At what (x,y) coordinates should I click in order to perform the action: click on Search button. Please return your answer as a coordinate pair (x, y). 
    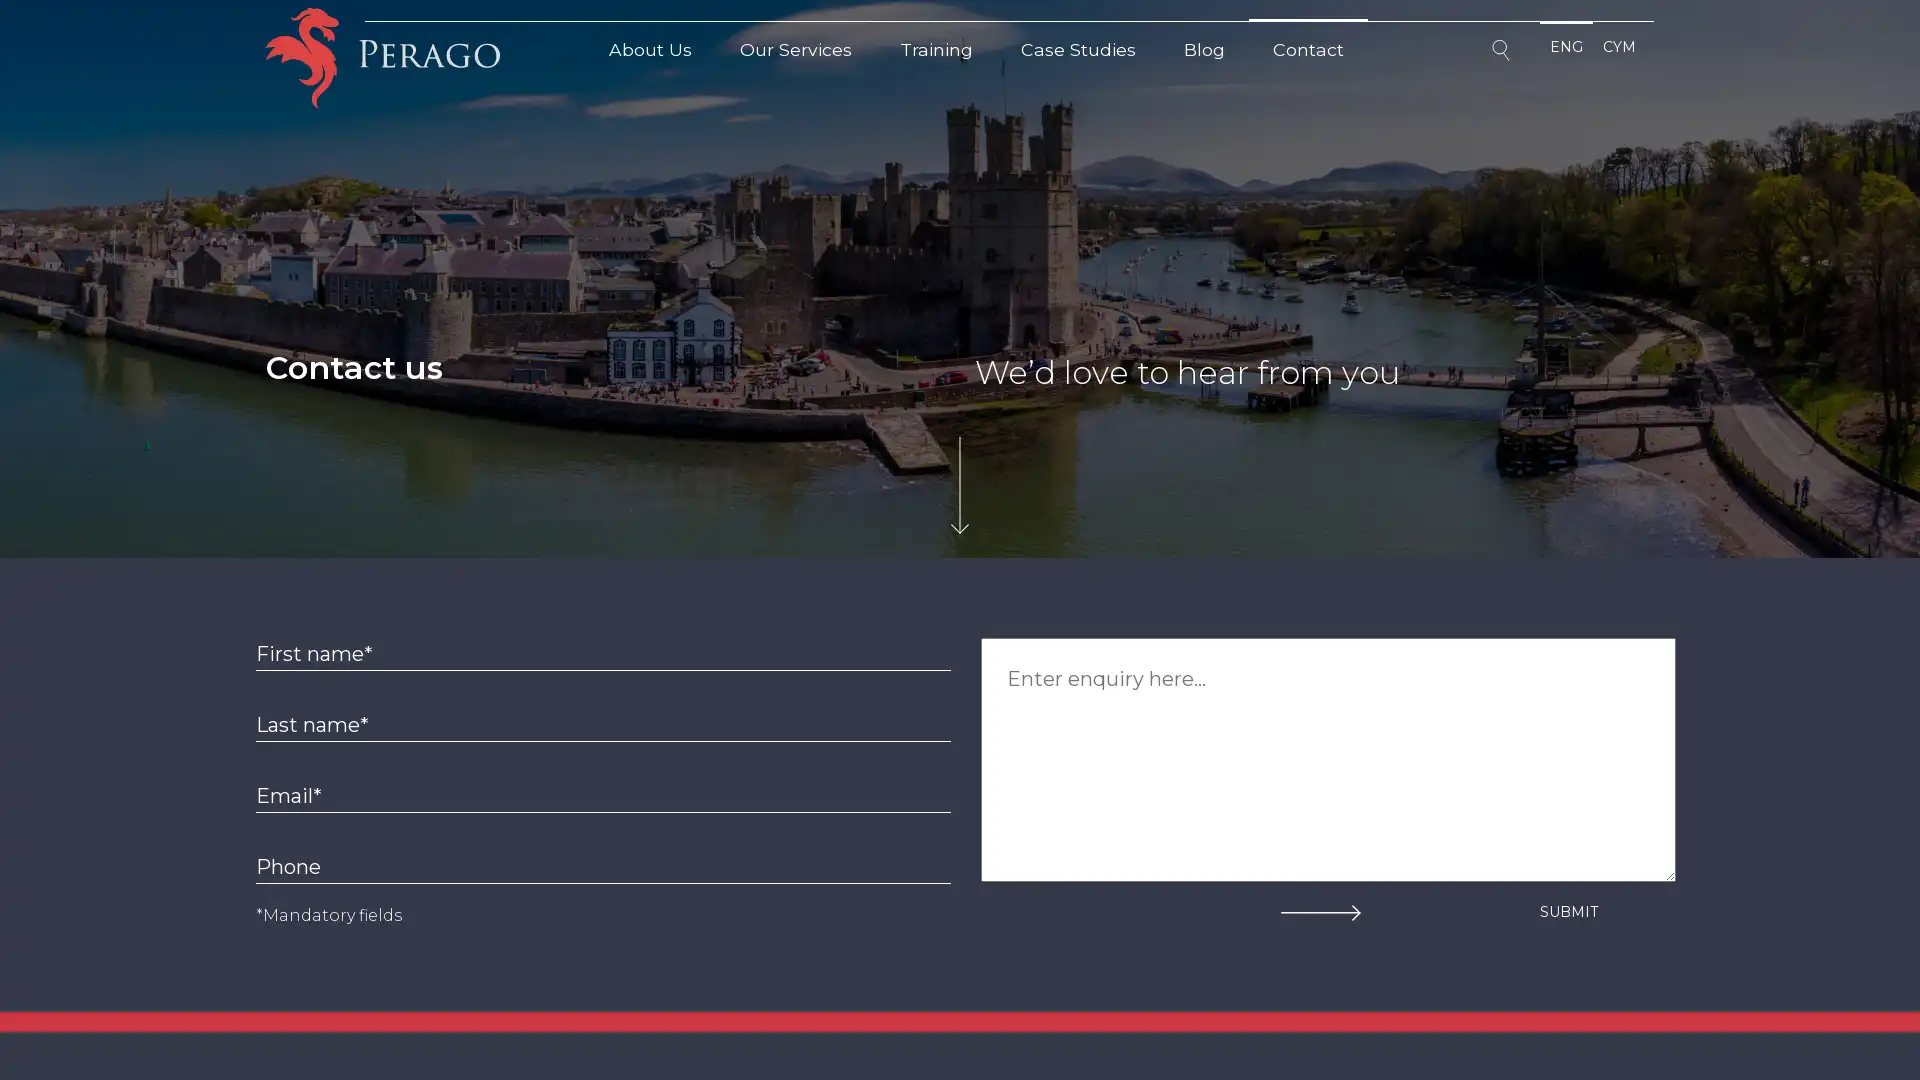
    Looking at the image, I should click on (1503, 53).